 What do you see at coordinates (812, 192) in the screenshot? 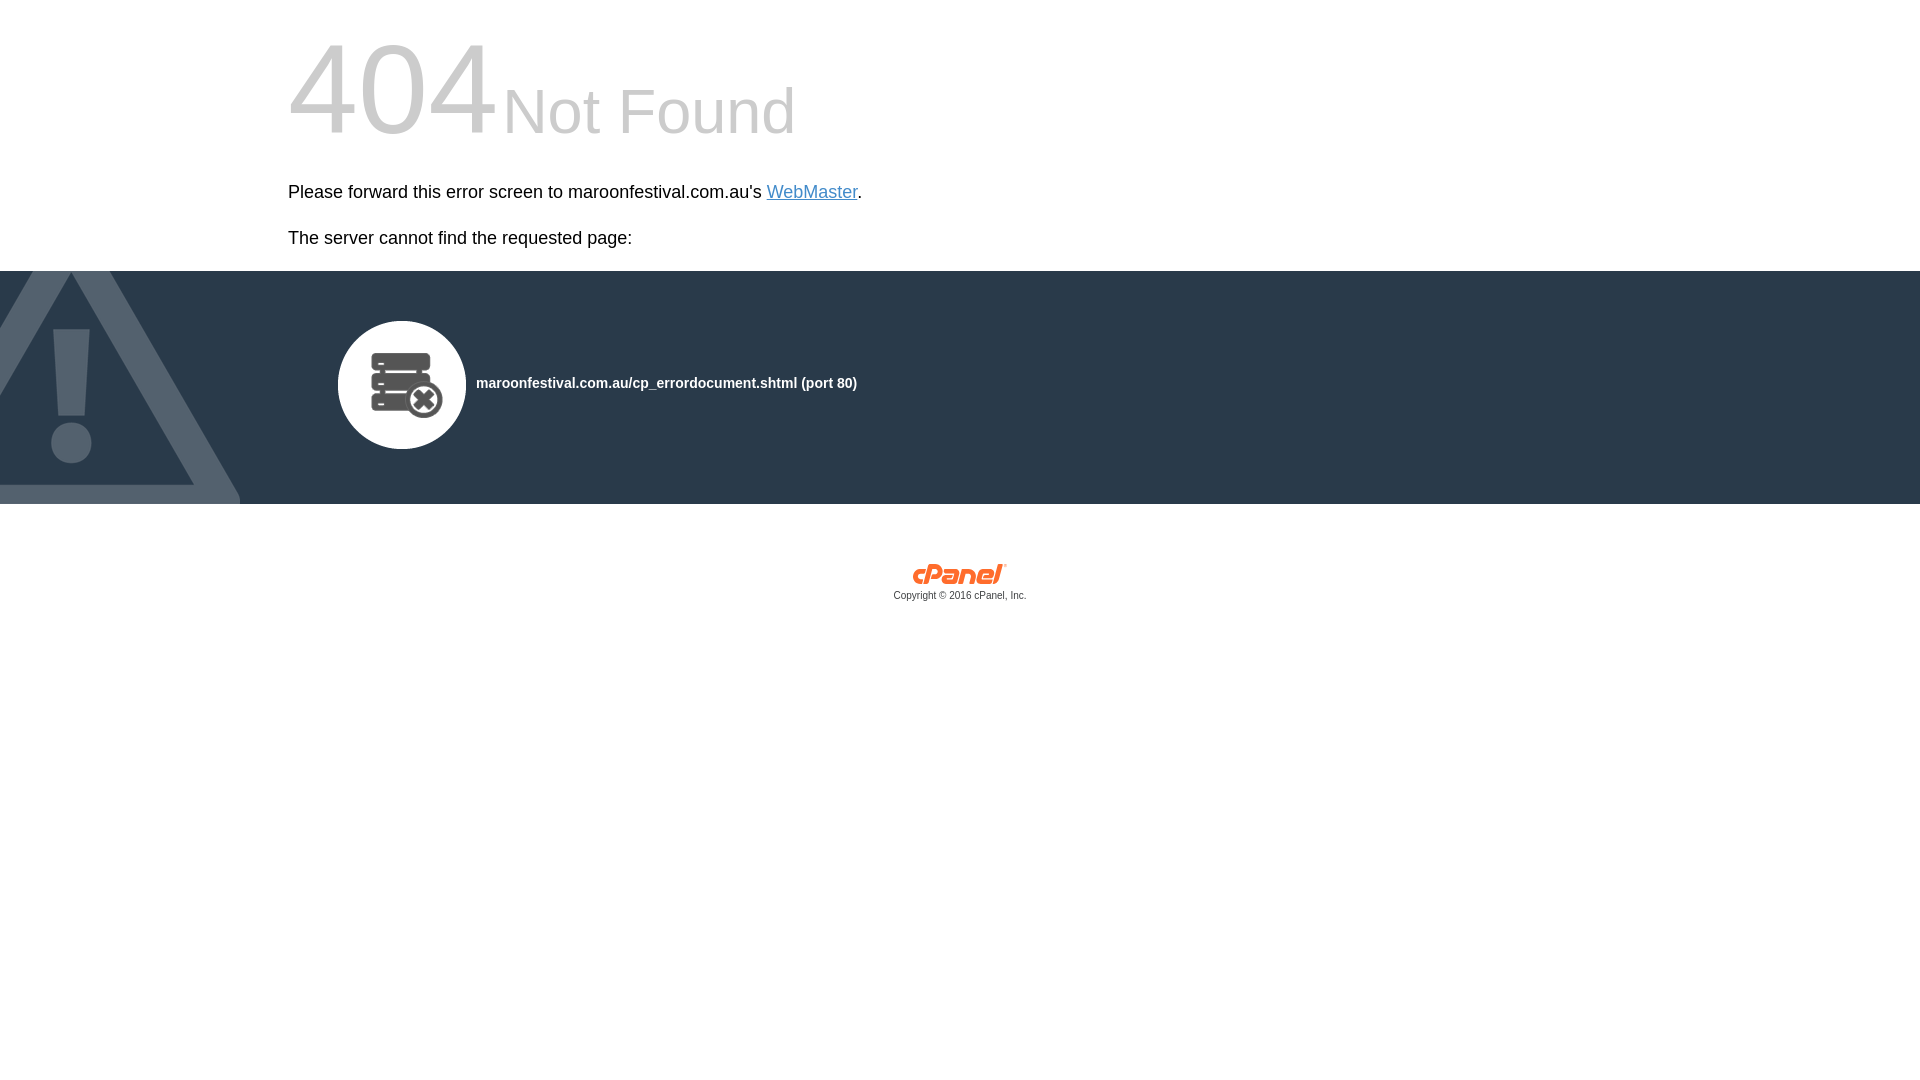
I see `'WebMaster'` at bounding box center [812, 192].